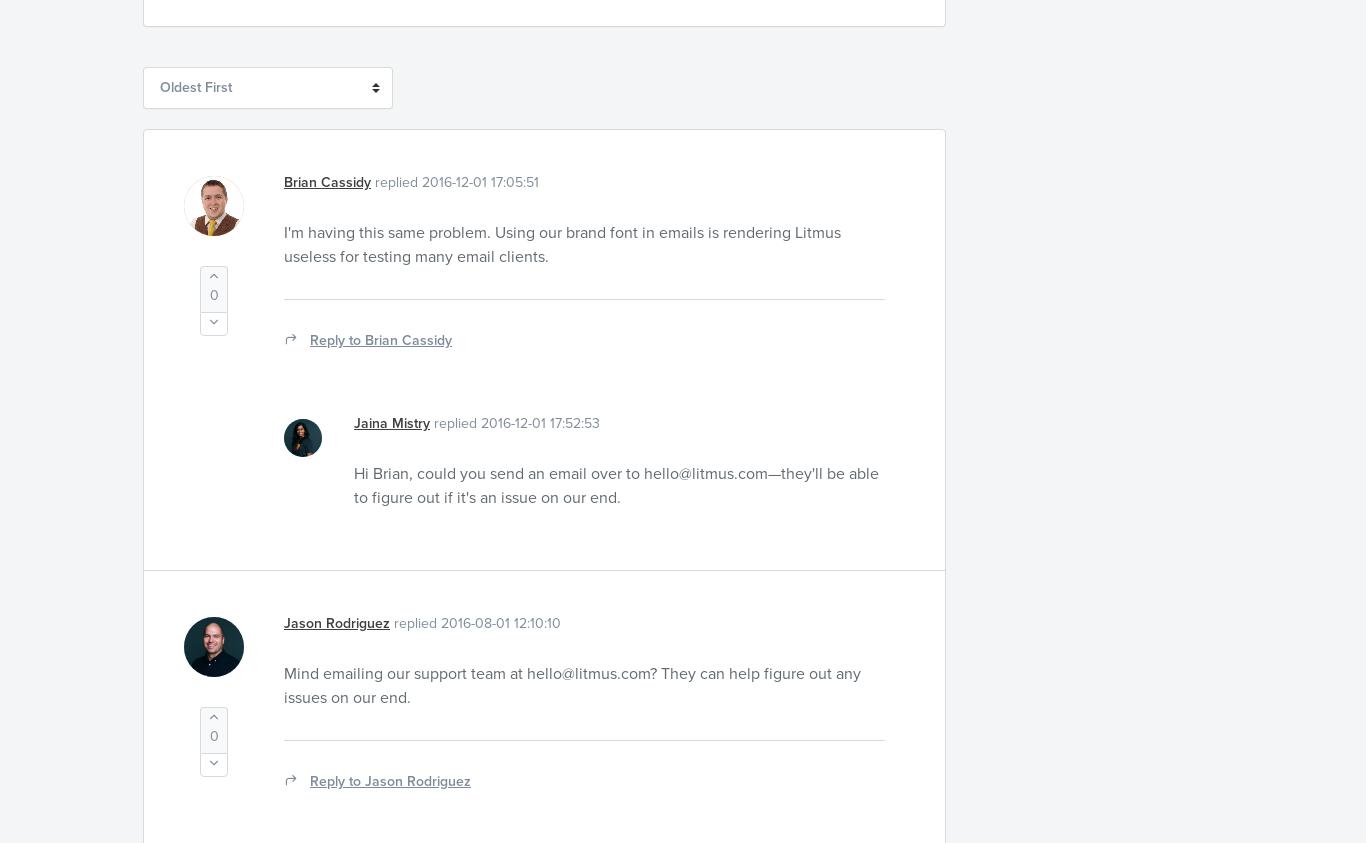 This screenshot has width=1366, height=843. I want to click on 'JM', so click(302, 447).